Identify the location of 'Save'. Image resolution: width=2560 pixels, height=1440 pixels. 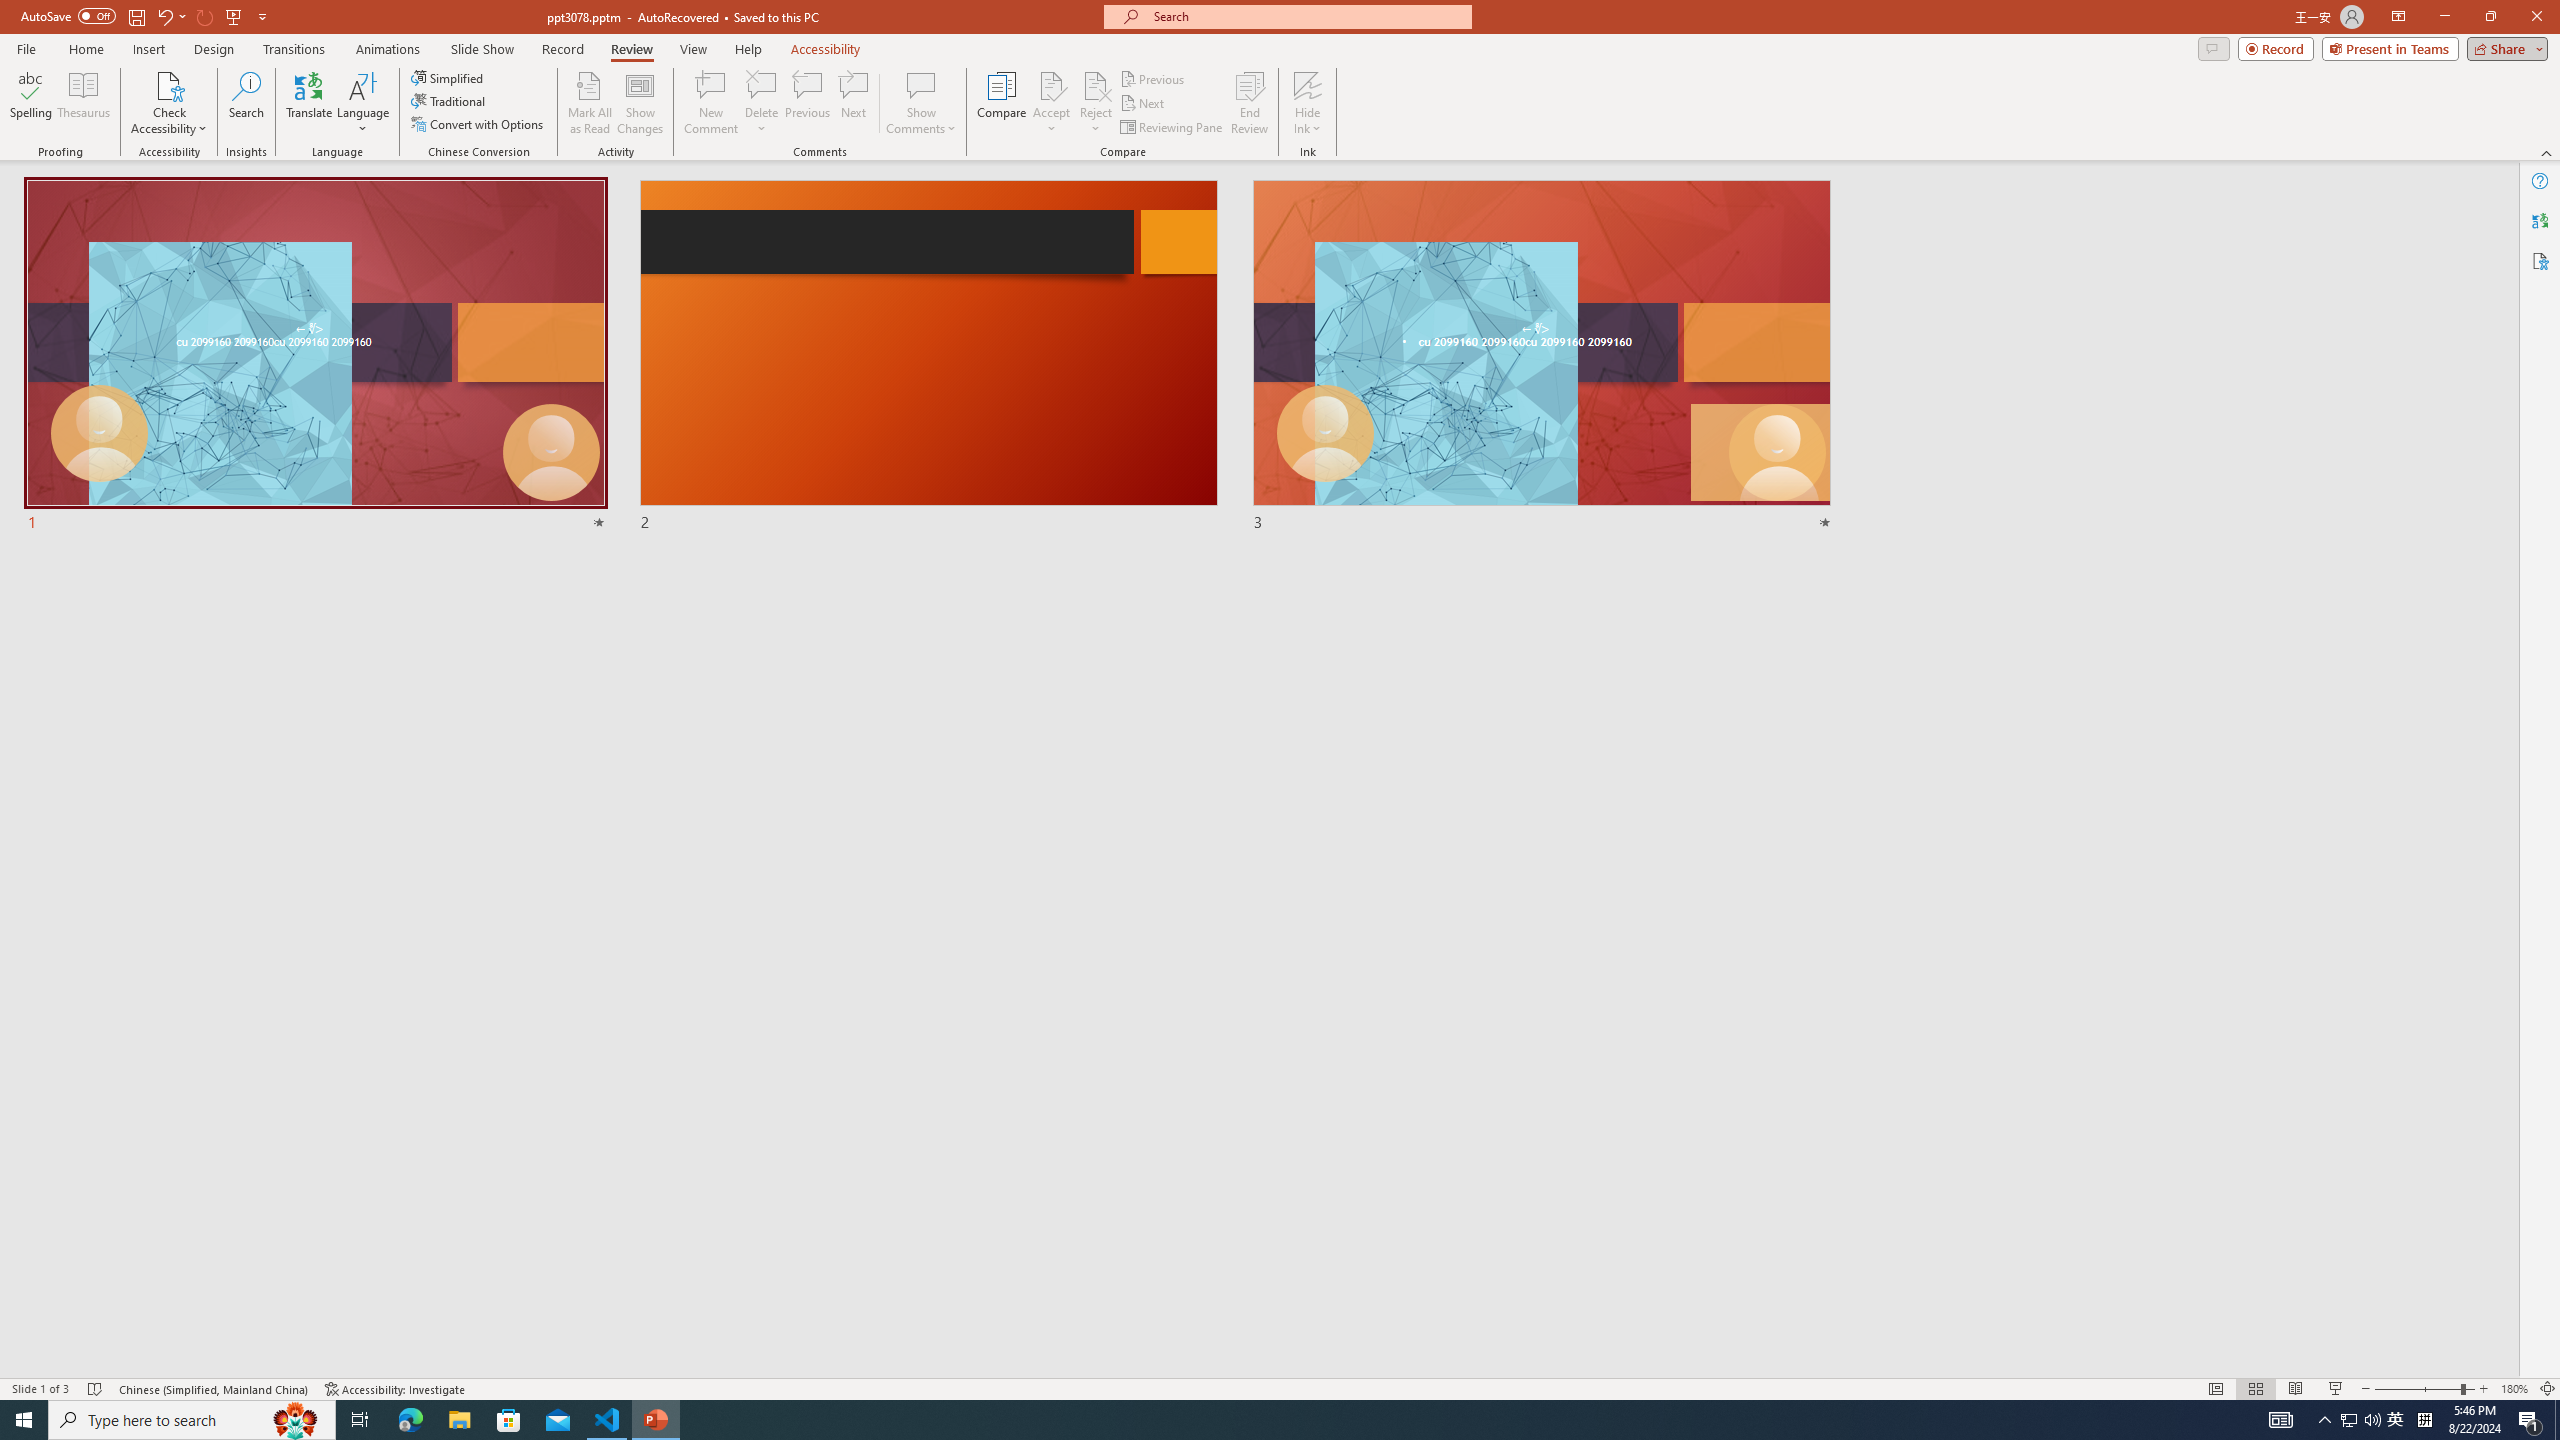
(135, 15).